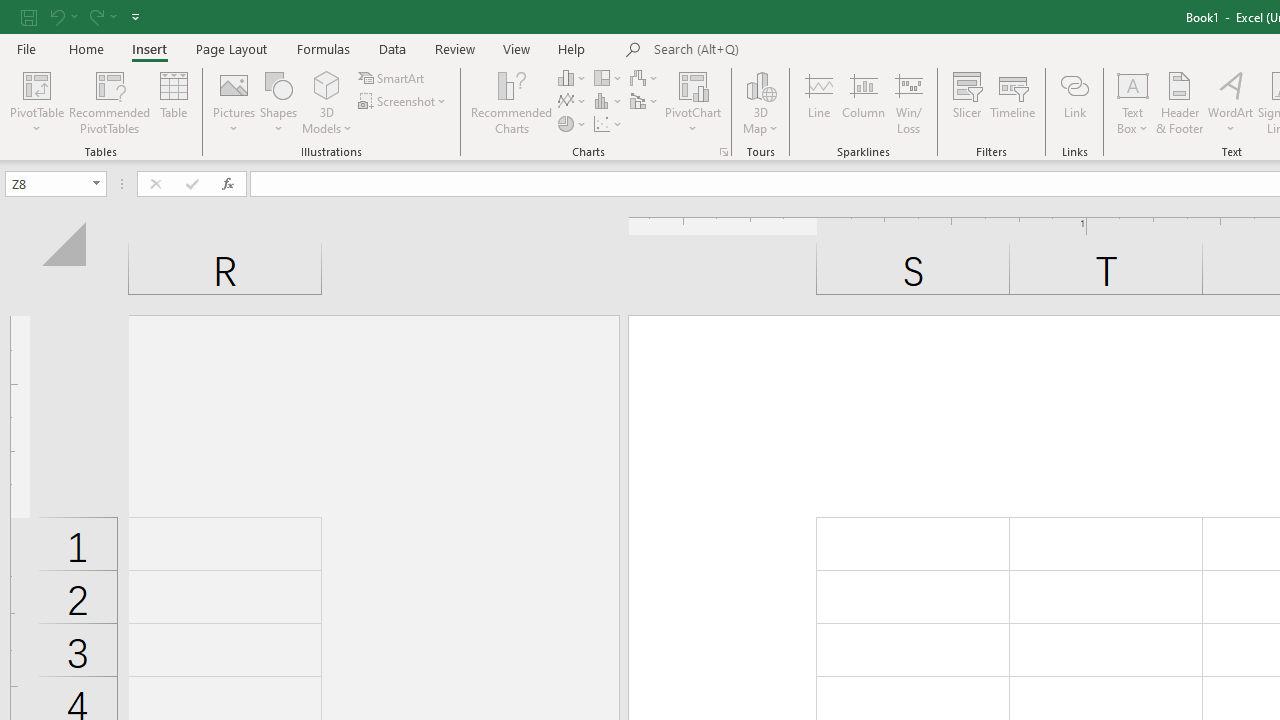 The width and height of the screenshot is (1280, 720). What do you see at coordinates (908, 103) in the screenshot?
I see `'Win/Loss'` at bounding box center [908, 103].